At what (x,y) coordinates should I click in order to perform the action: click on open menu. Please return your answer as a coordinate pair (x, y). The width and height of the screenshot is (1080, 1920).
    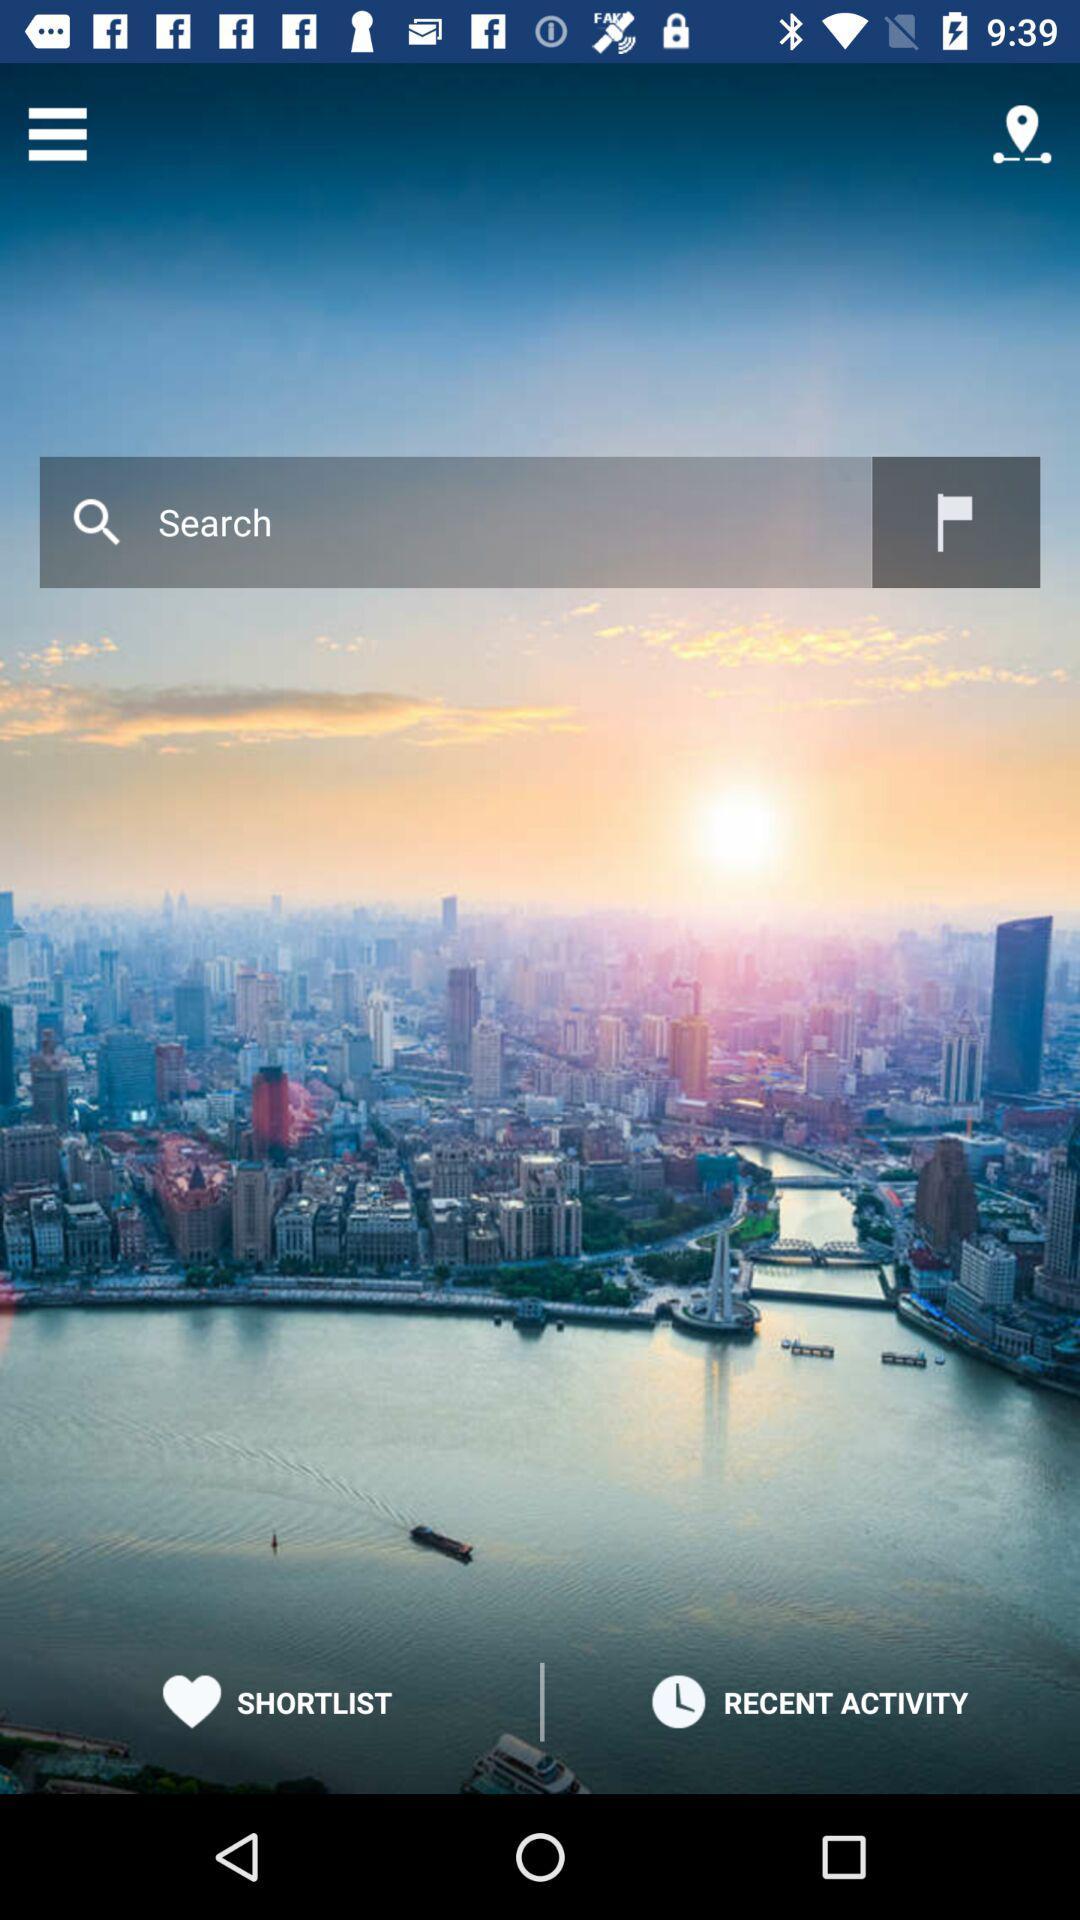
    Looking at the image, I should click on (56, 133).